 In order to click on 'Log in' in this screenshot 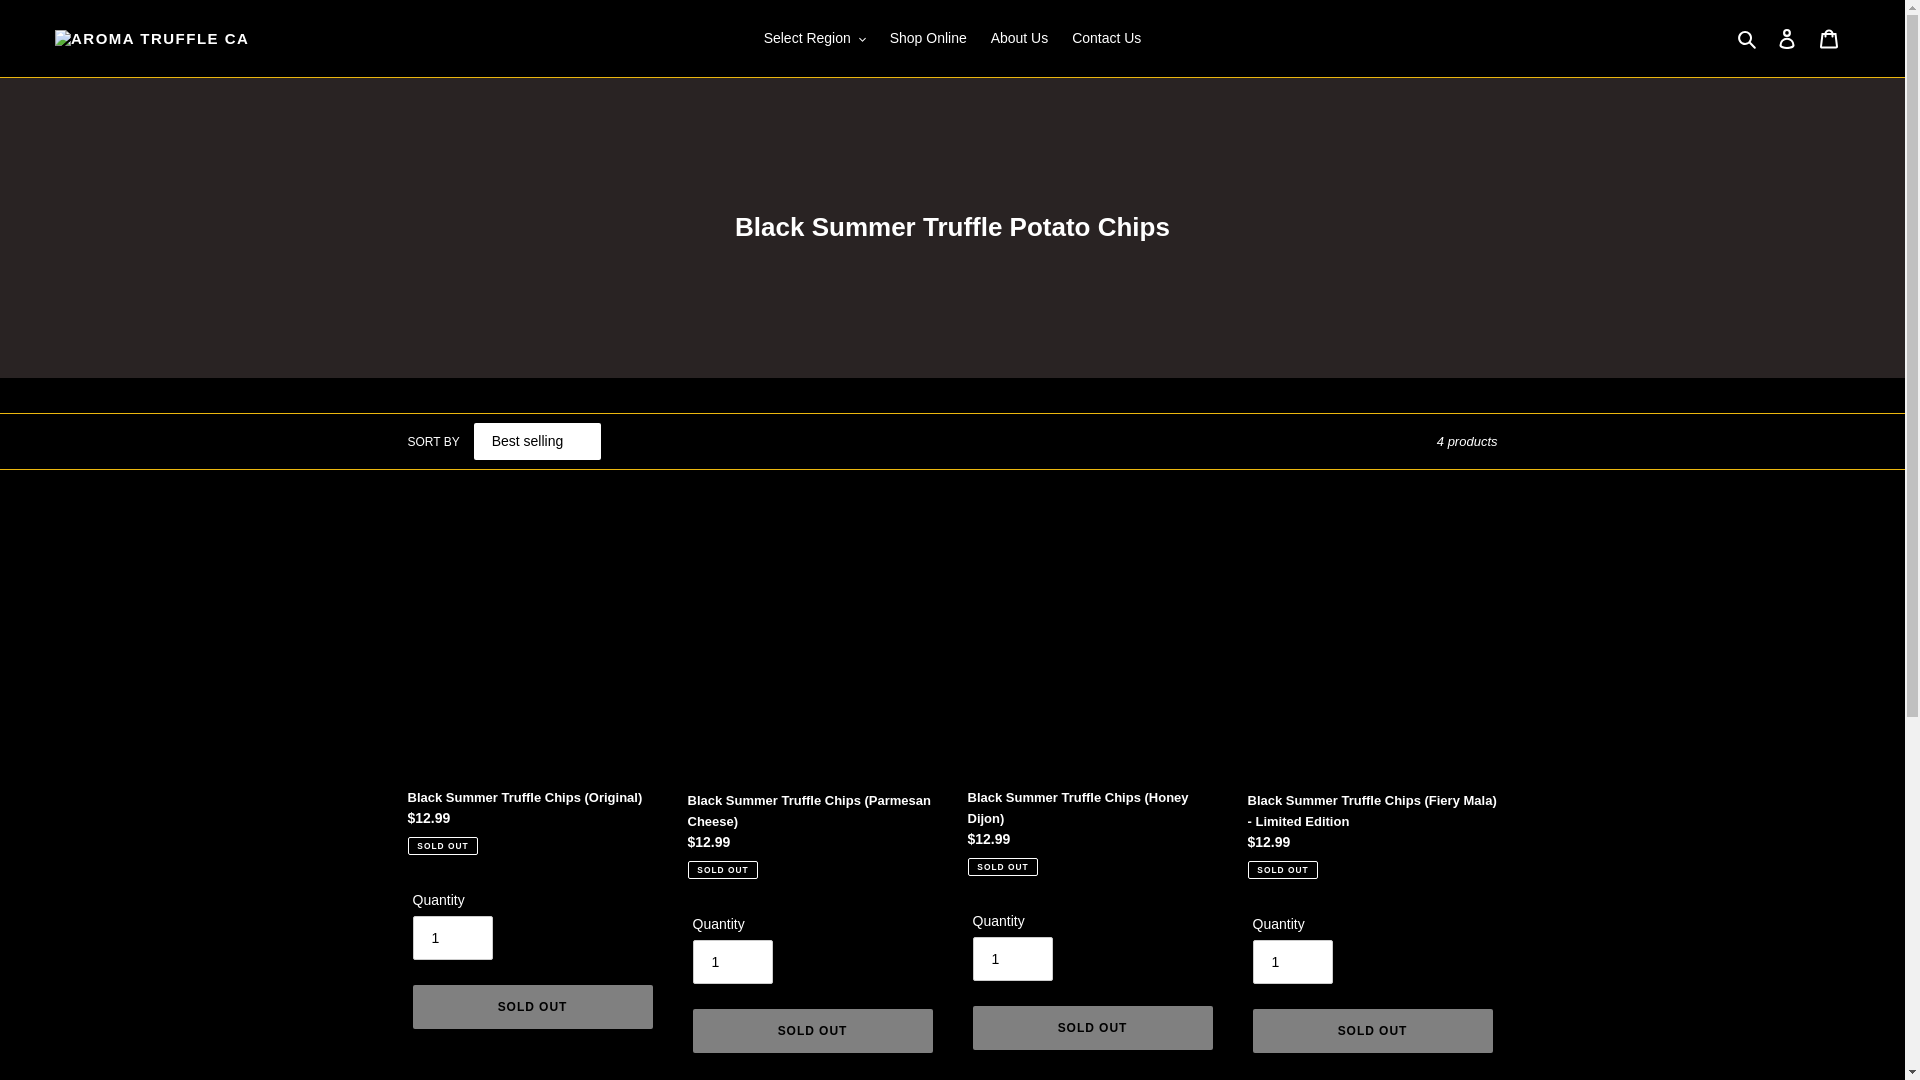, I will do `click(1766, 38)`.